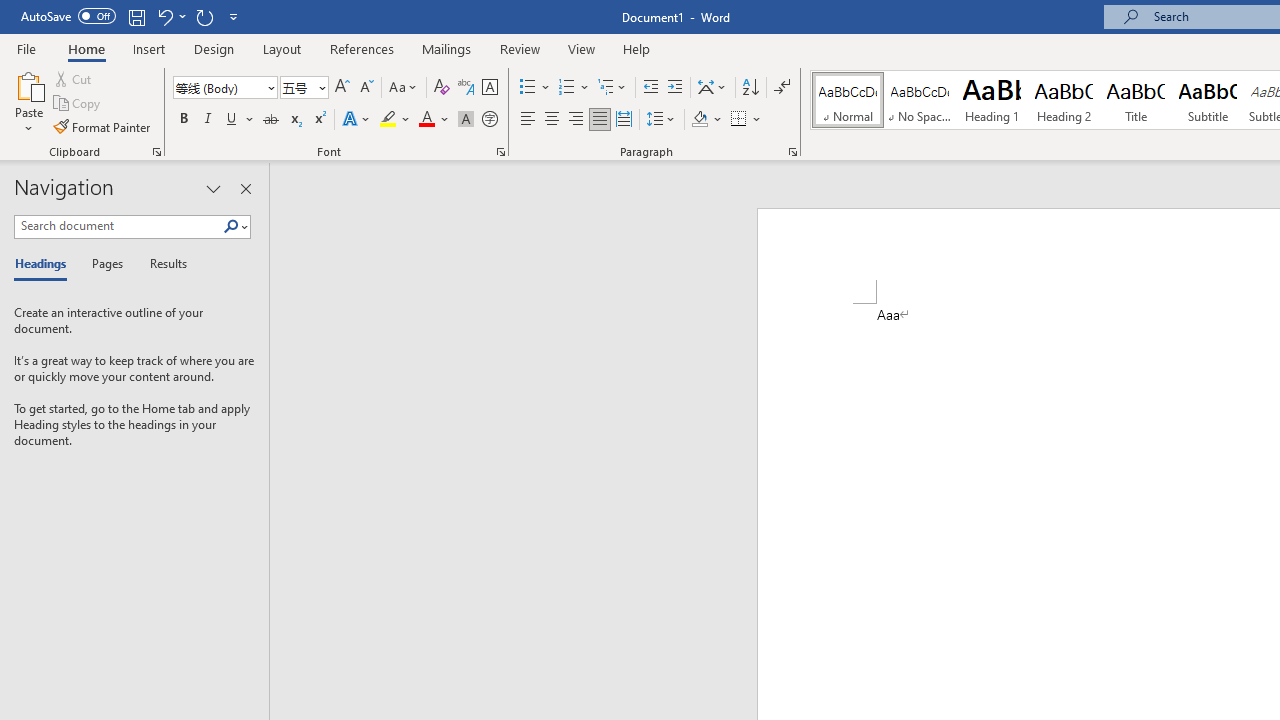 Image resolution: width=1280 pixels, height=720 pixels. I want to click on 'Repeat Typing', so click(204, 16).